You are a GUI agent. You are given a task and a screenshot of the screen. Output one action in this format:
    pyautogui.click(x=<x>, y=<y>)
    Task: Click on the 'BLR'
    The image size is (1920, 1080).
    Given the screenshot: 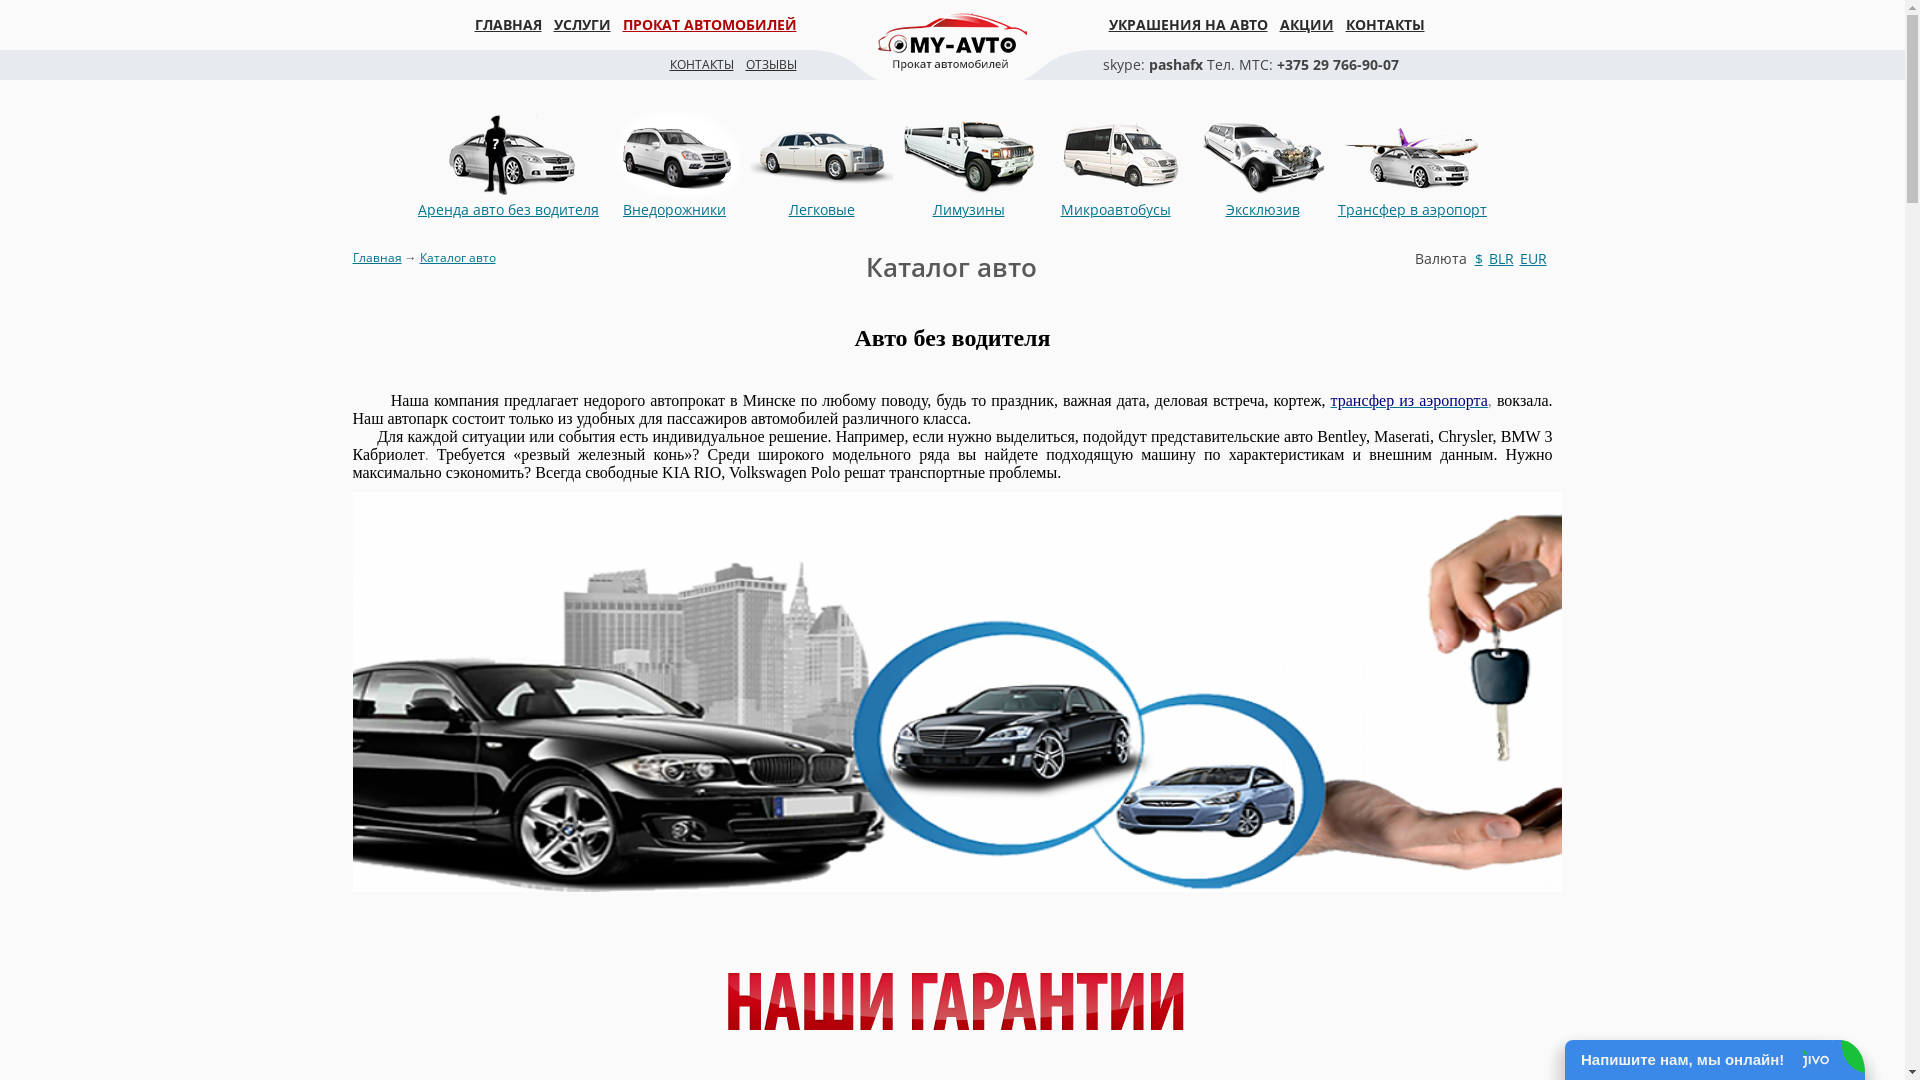 What is the action you would take?
    pyautogui.click(x=1500, y=257)
    